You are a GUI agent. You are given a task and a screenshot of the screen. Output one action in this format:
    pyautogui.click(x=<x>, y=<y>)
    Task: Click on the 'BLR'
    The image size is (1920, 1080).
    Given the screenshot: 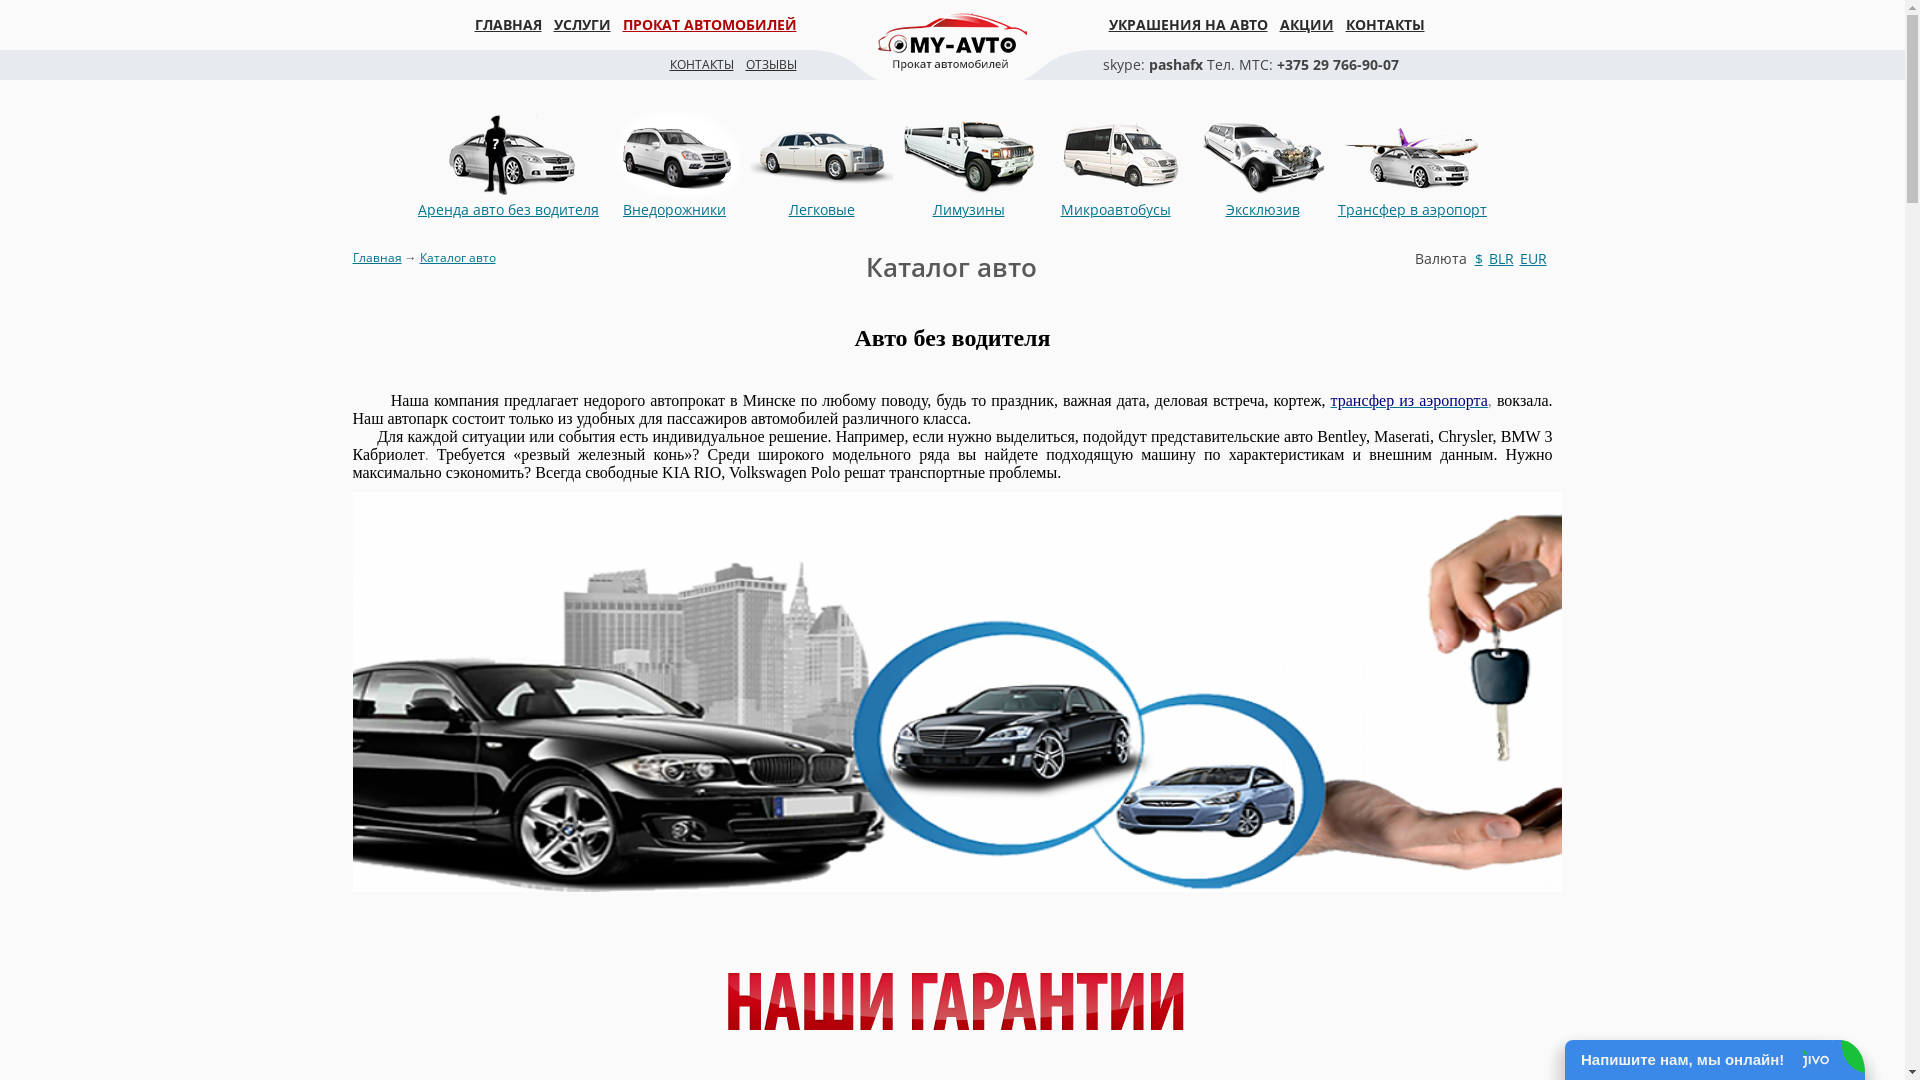 What is the action you would take?
    pyautogui.click(x=1500, y=257)
    